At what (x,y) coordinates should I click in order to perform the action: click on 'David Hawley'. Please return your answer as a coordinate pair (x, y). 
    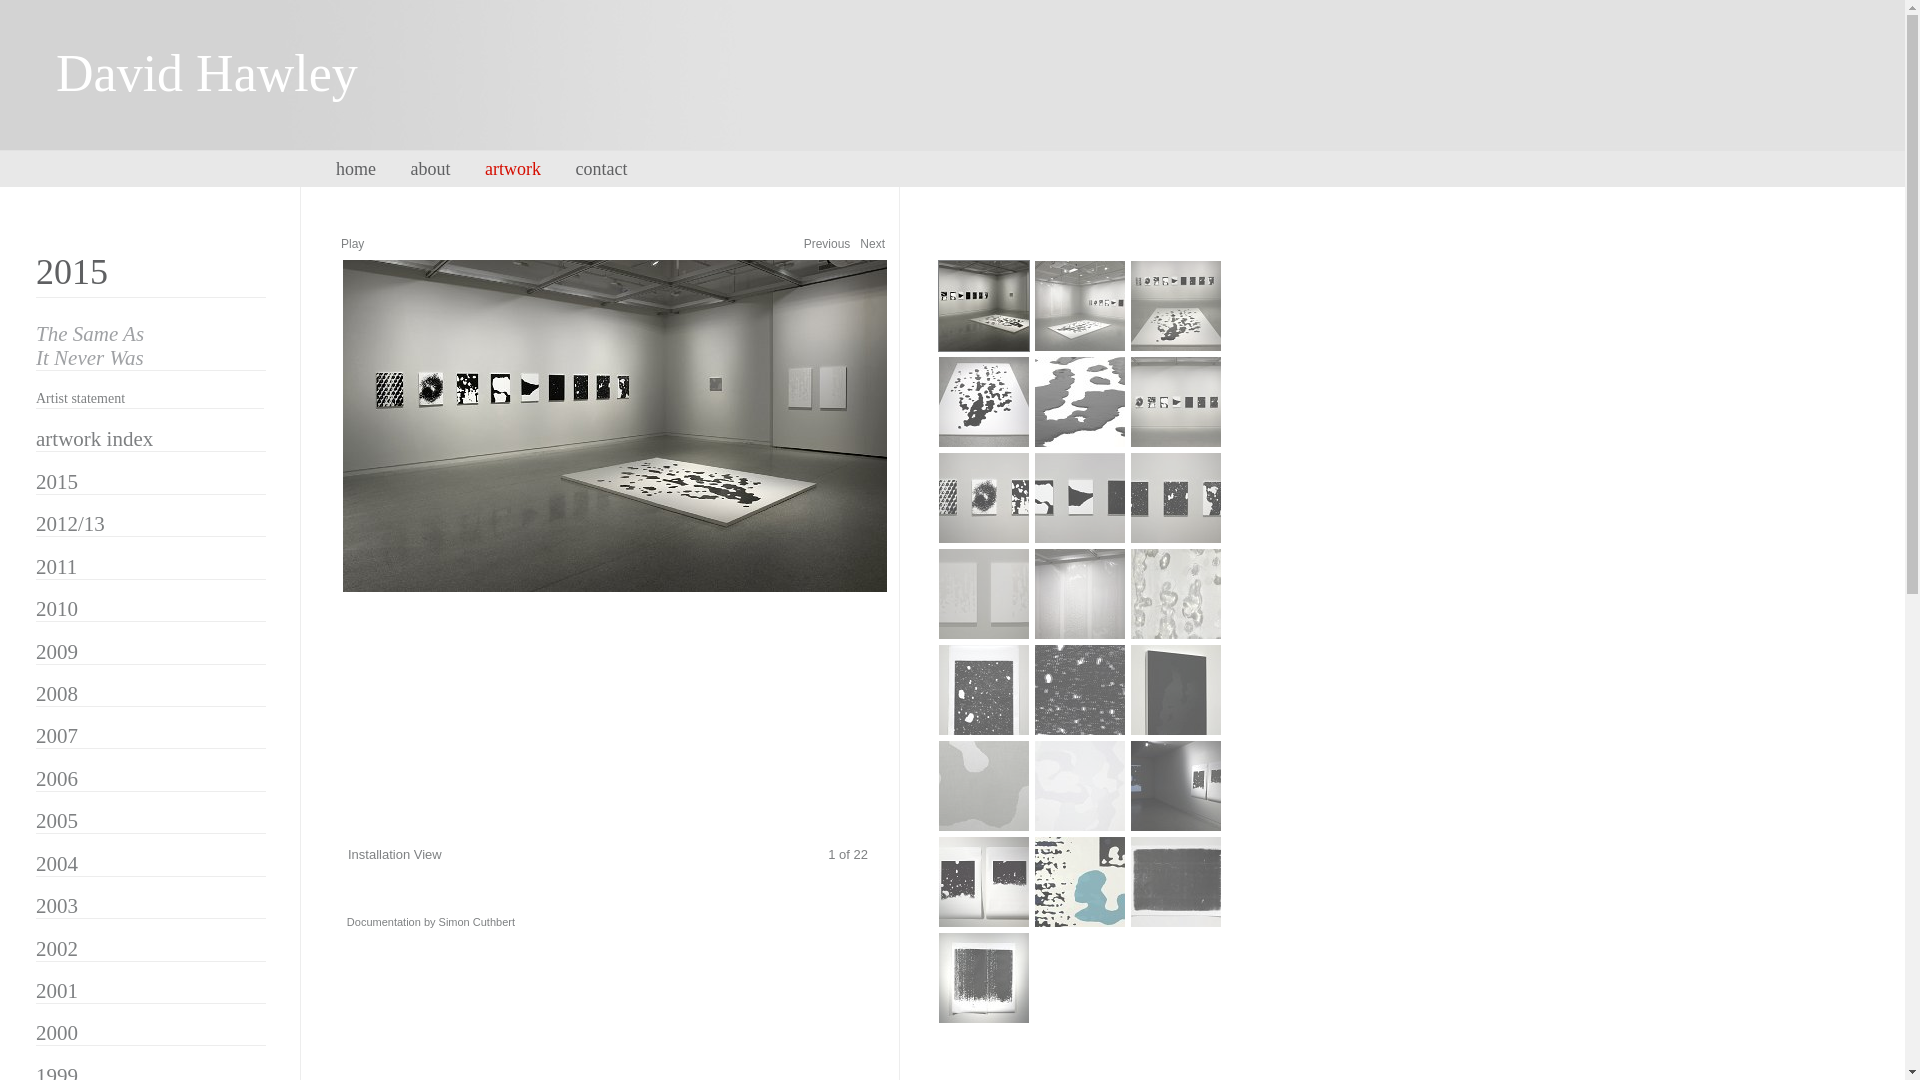
    Looking at the image, I should click on (236, 95).